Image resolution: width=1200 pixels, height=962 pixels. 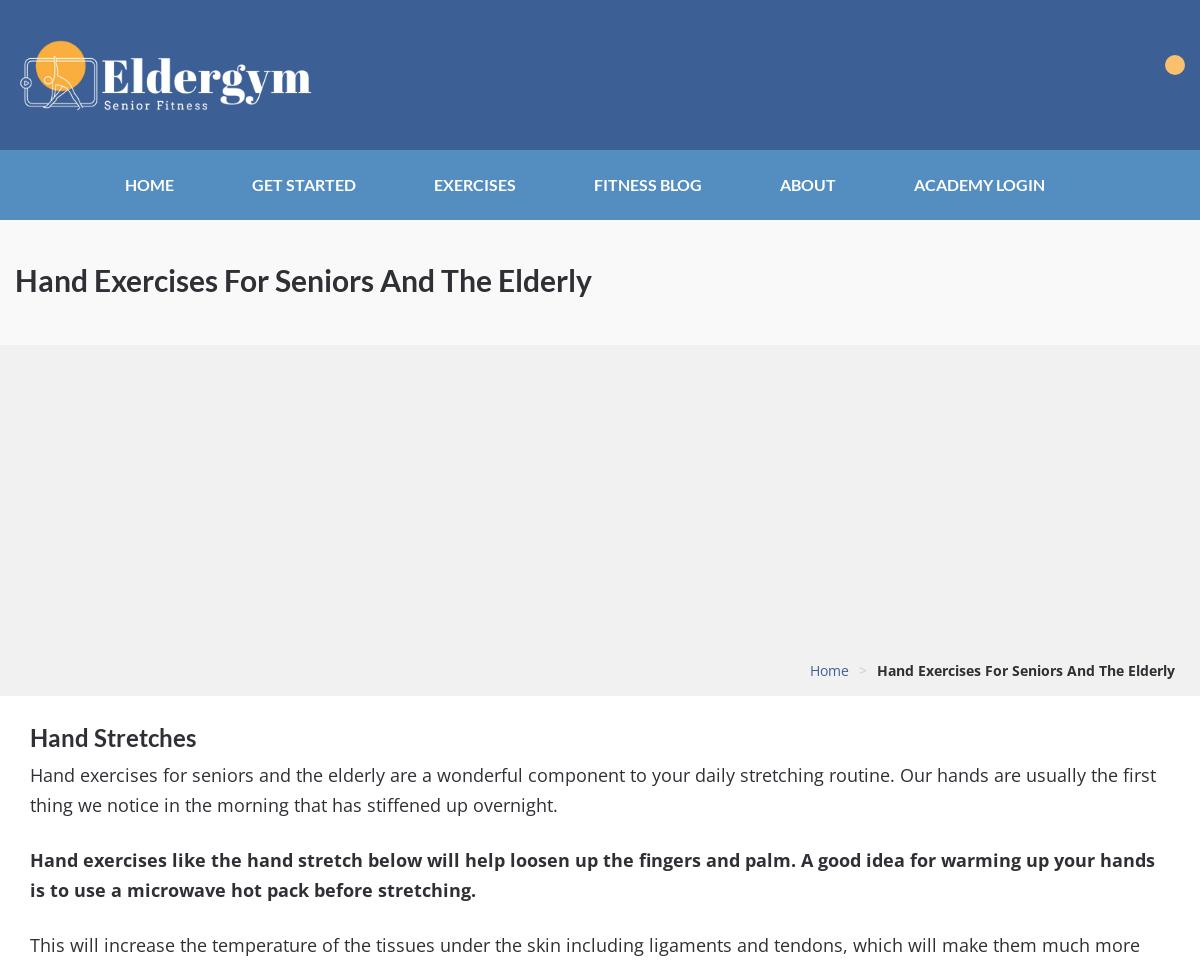 I want to click on 'Hand exercises for seniors and the elderly are a wonderful component to your daily stretching routine. Our hands are usually the first thing we notice in the morning that has stiffened up overnight.', so click(x=592, y=788).